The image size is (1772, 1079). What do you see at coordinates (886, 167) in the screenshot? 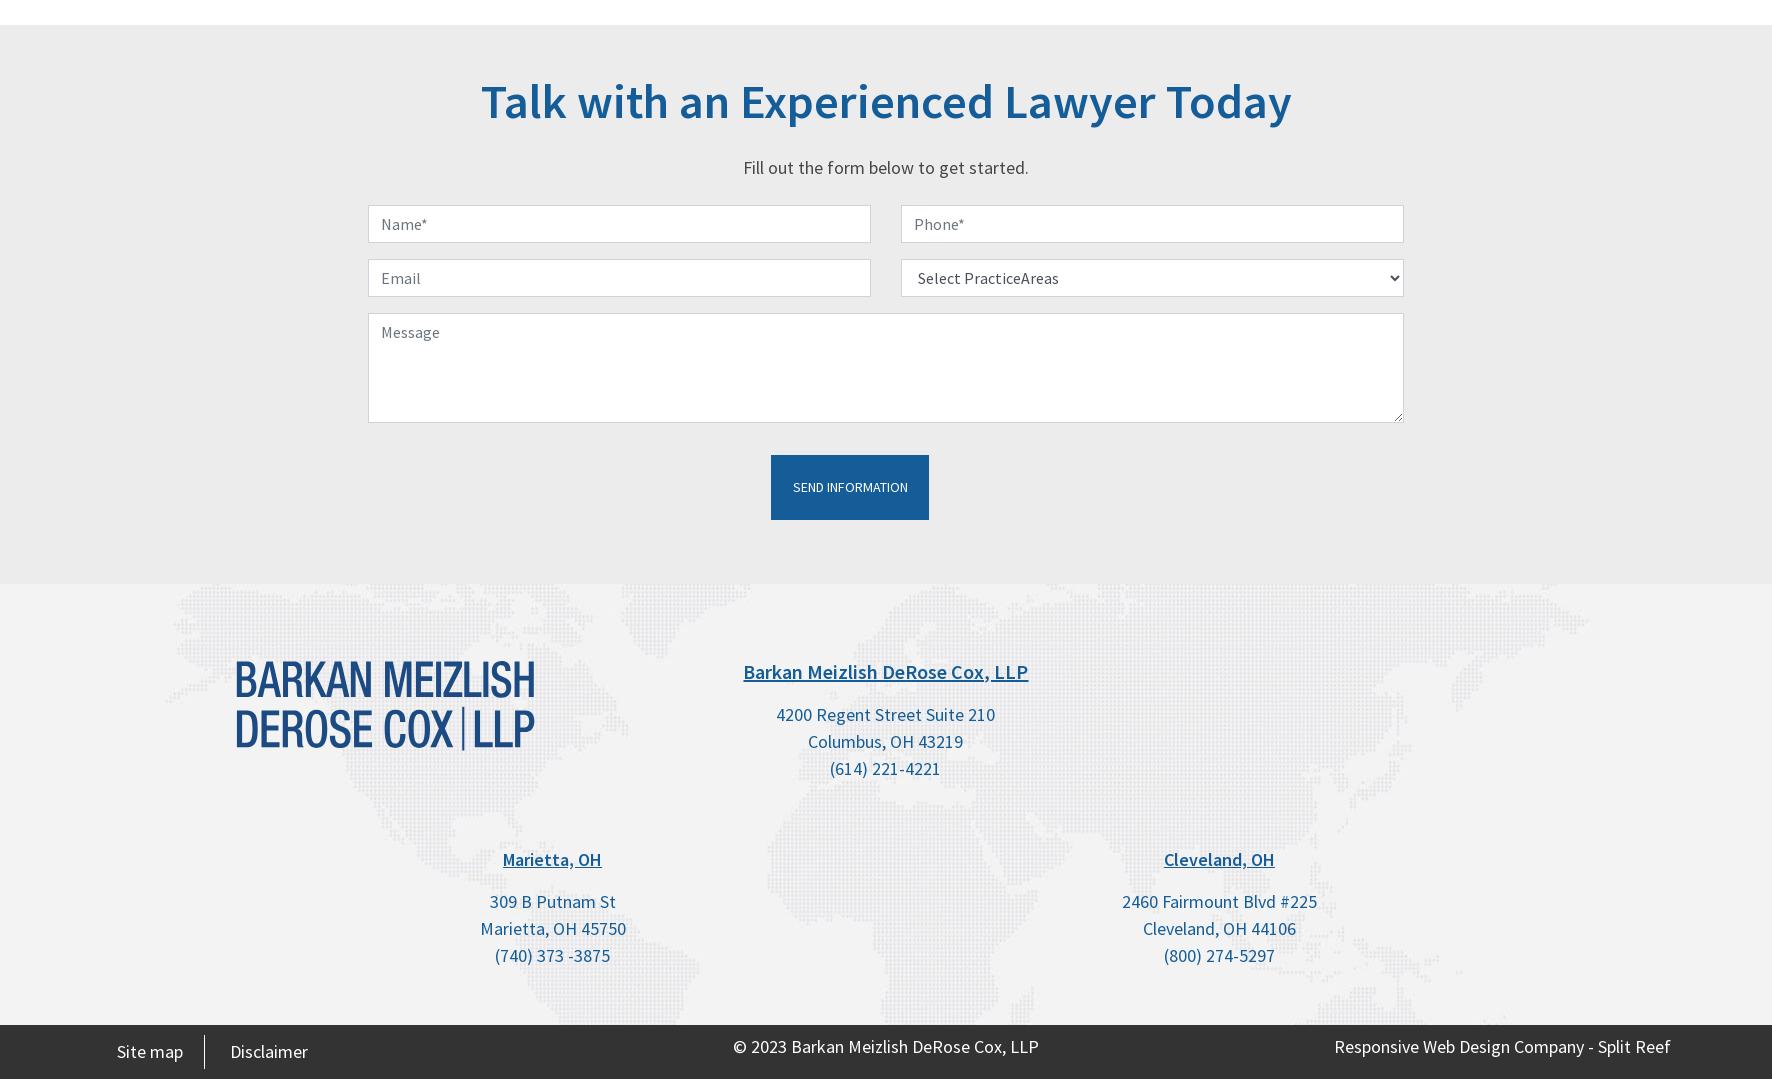
I see `'Fill out the form below to get started.'` at bounding box center [886, 167].